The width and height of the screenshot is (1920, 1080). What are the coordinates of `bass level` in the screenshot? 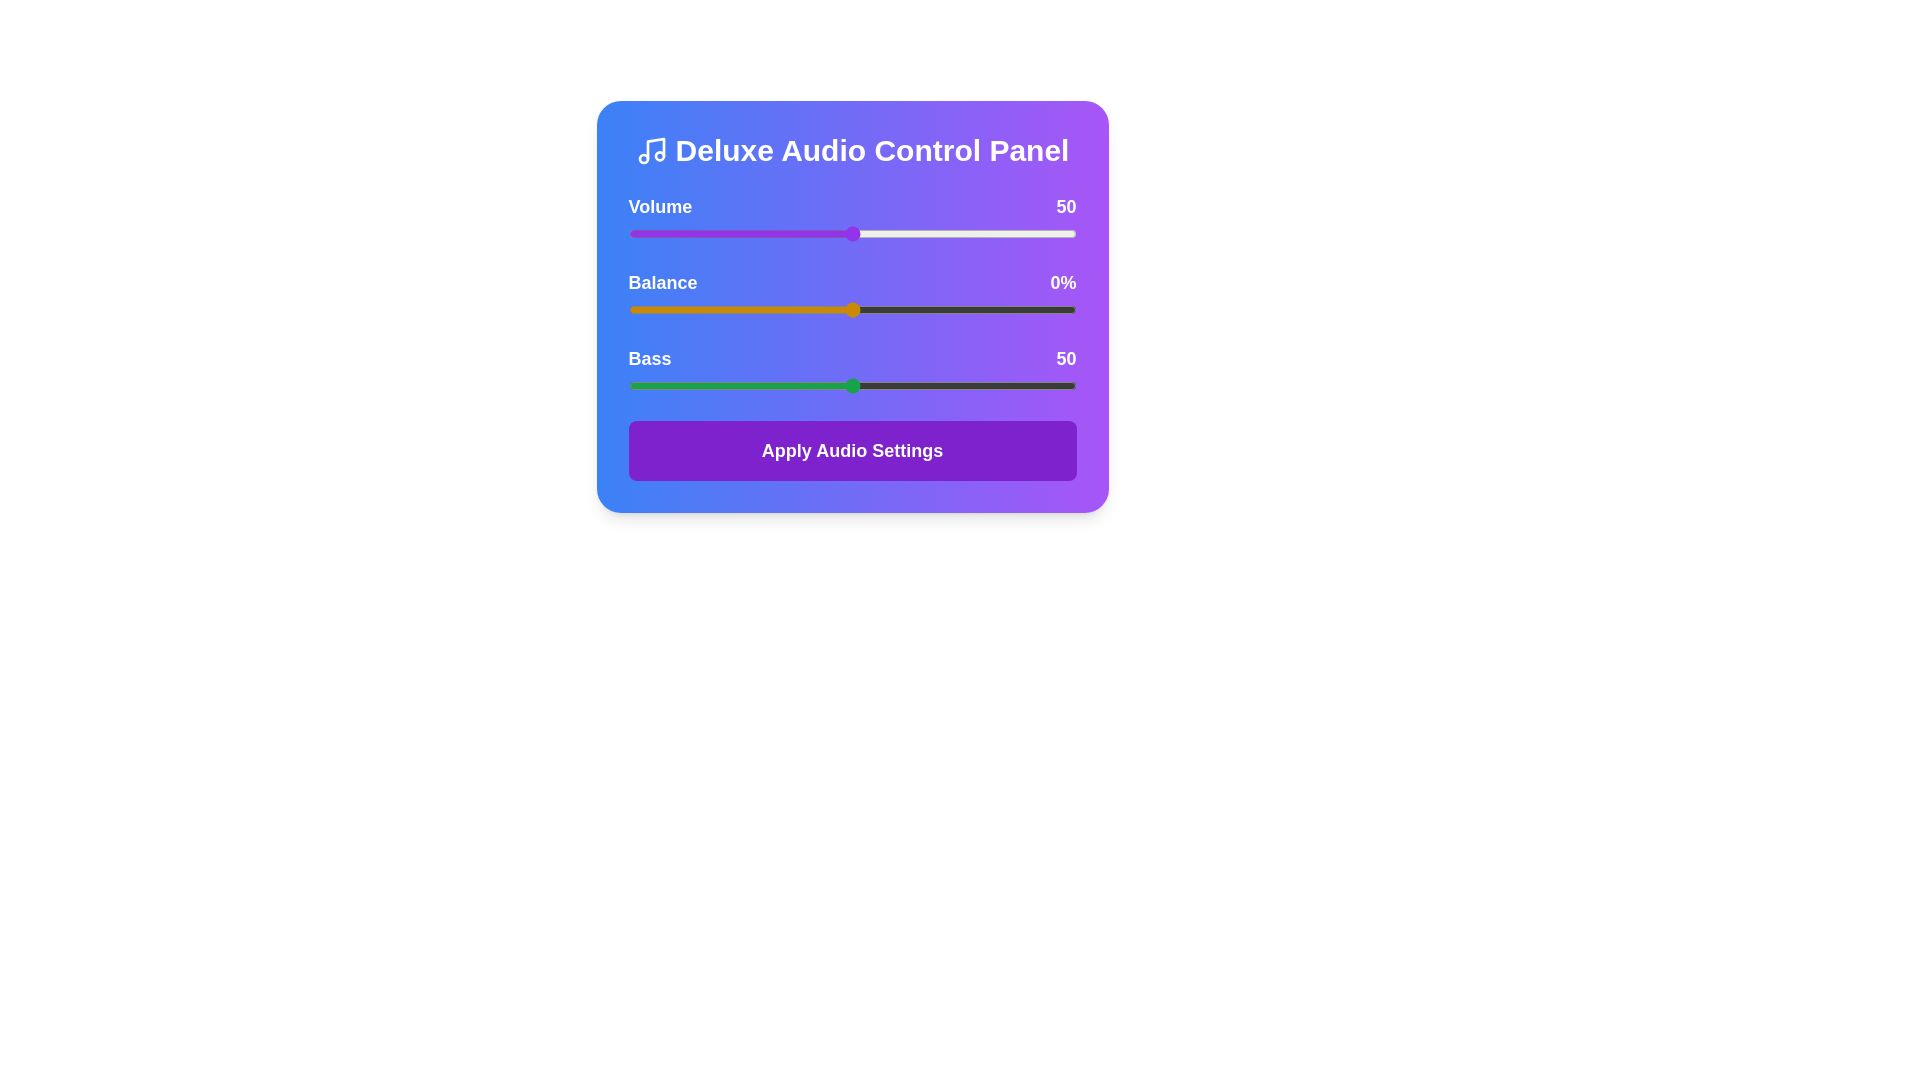 It's located at (1031, 385).